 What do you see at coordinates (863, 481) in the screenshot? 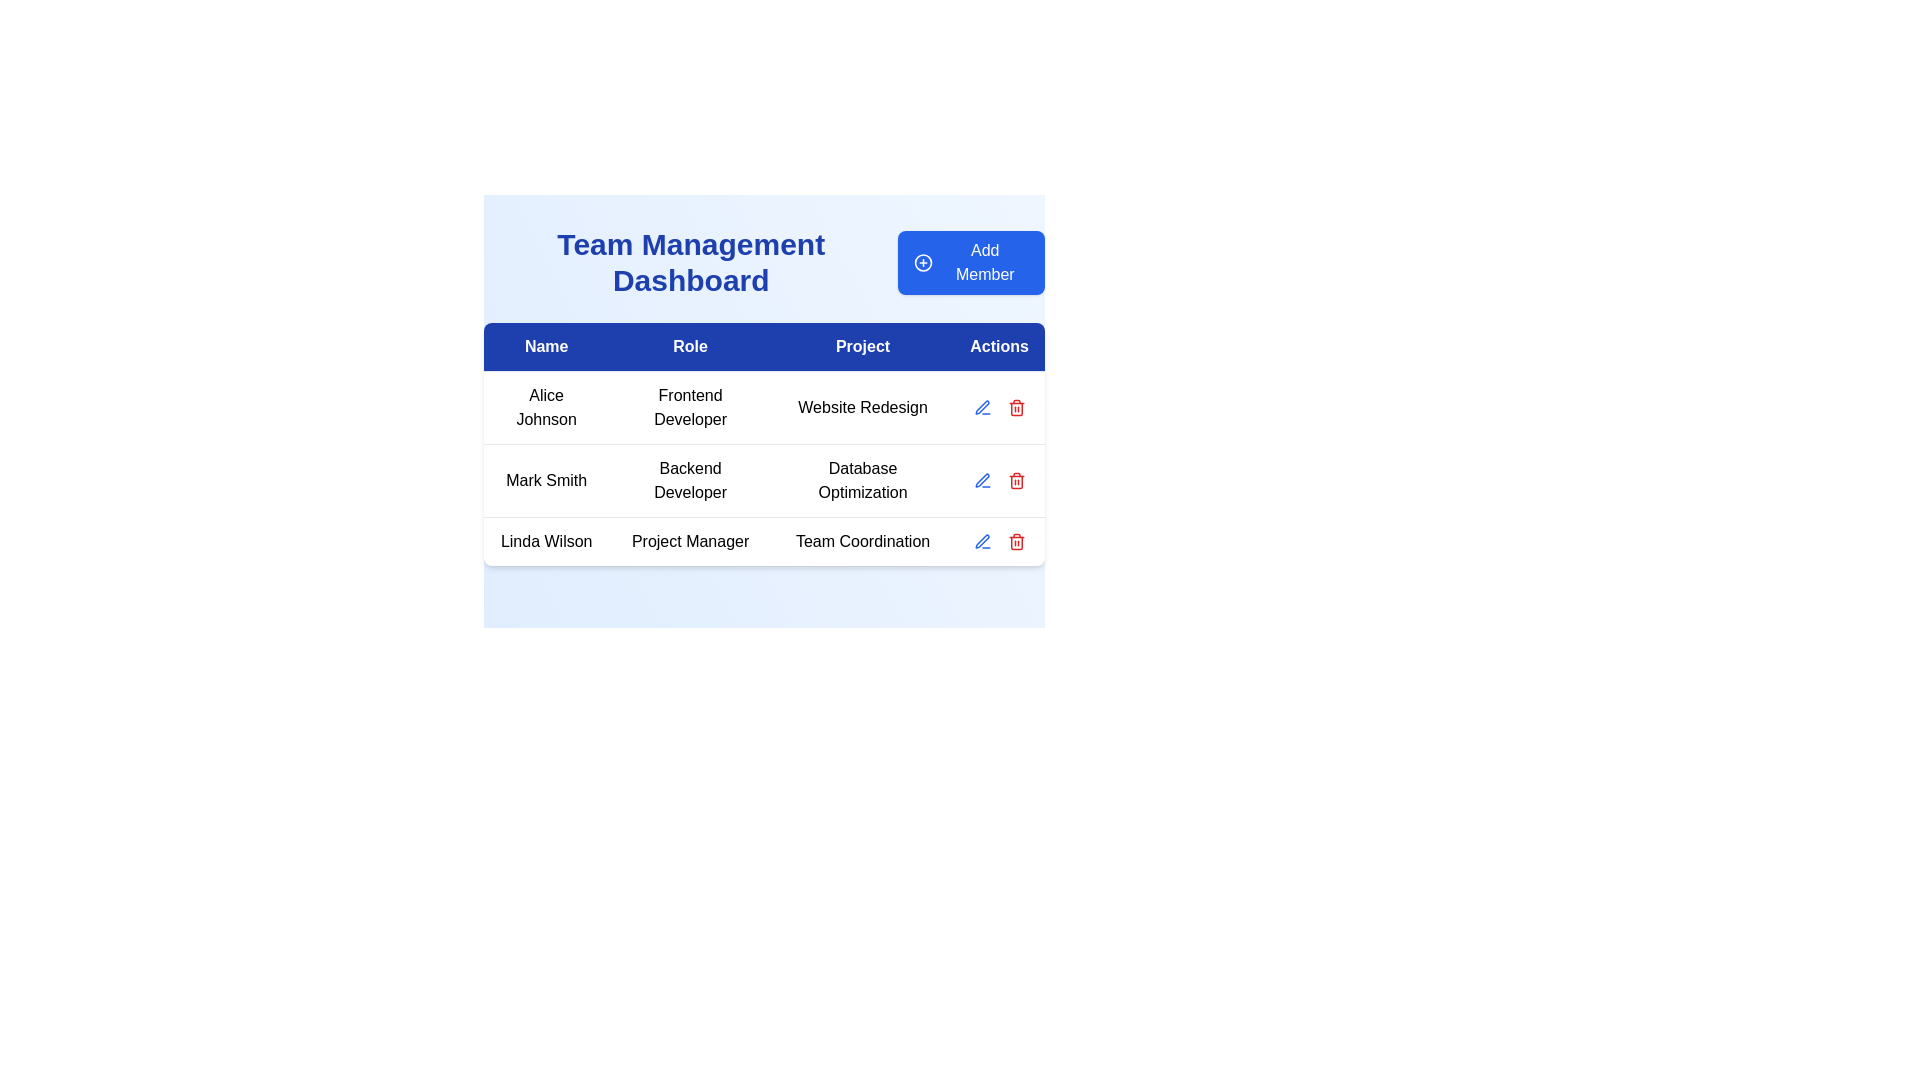
I see `the text label displaying 'Database Optimization' in black font, aligned to the left, located in the third column of the second data row for the project corresponding to 'Mark Smith'` at bounding box center [863, 481].